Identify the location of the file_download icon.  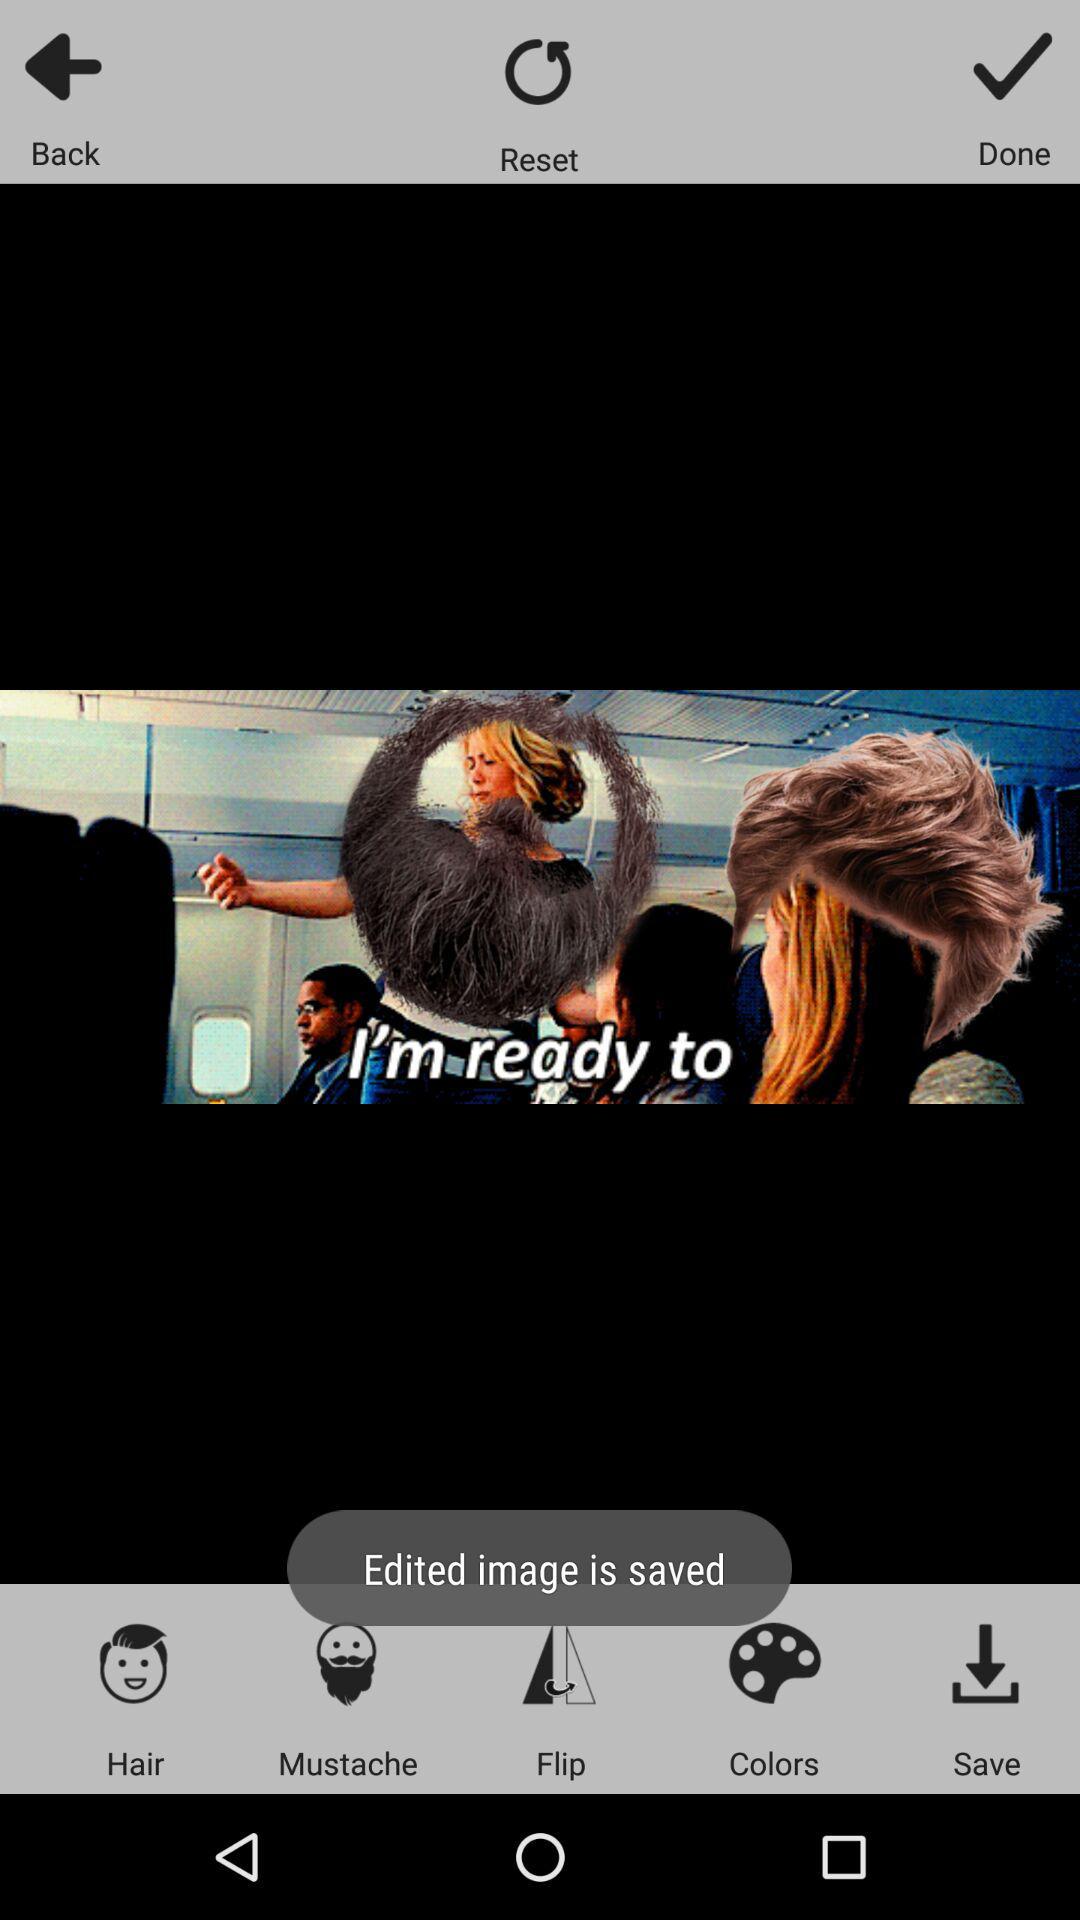
(986, 1662).